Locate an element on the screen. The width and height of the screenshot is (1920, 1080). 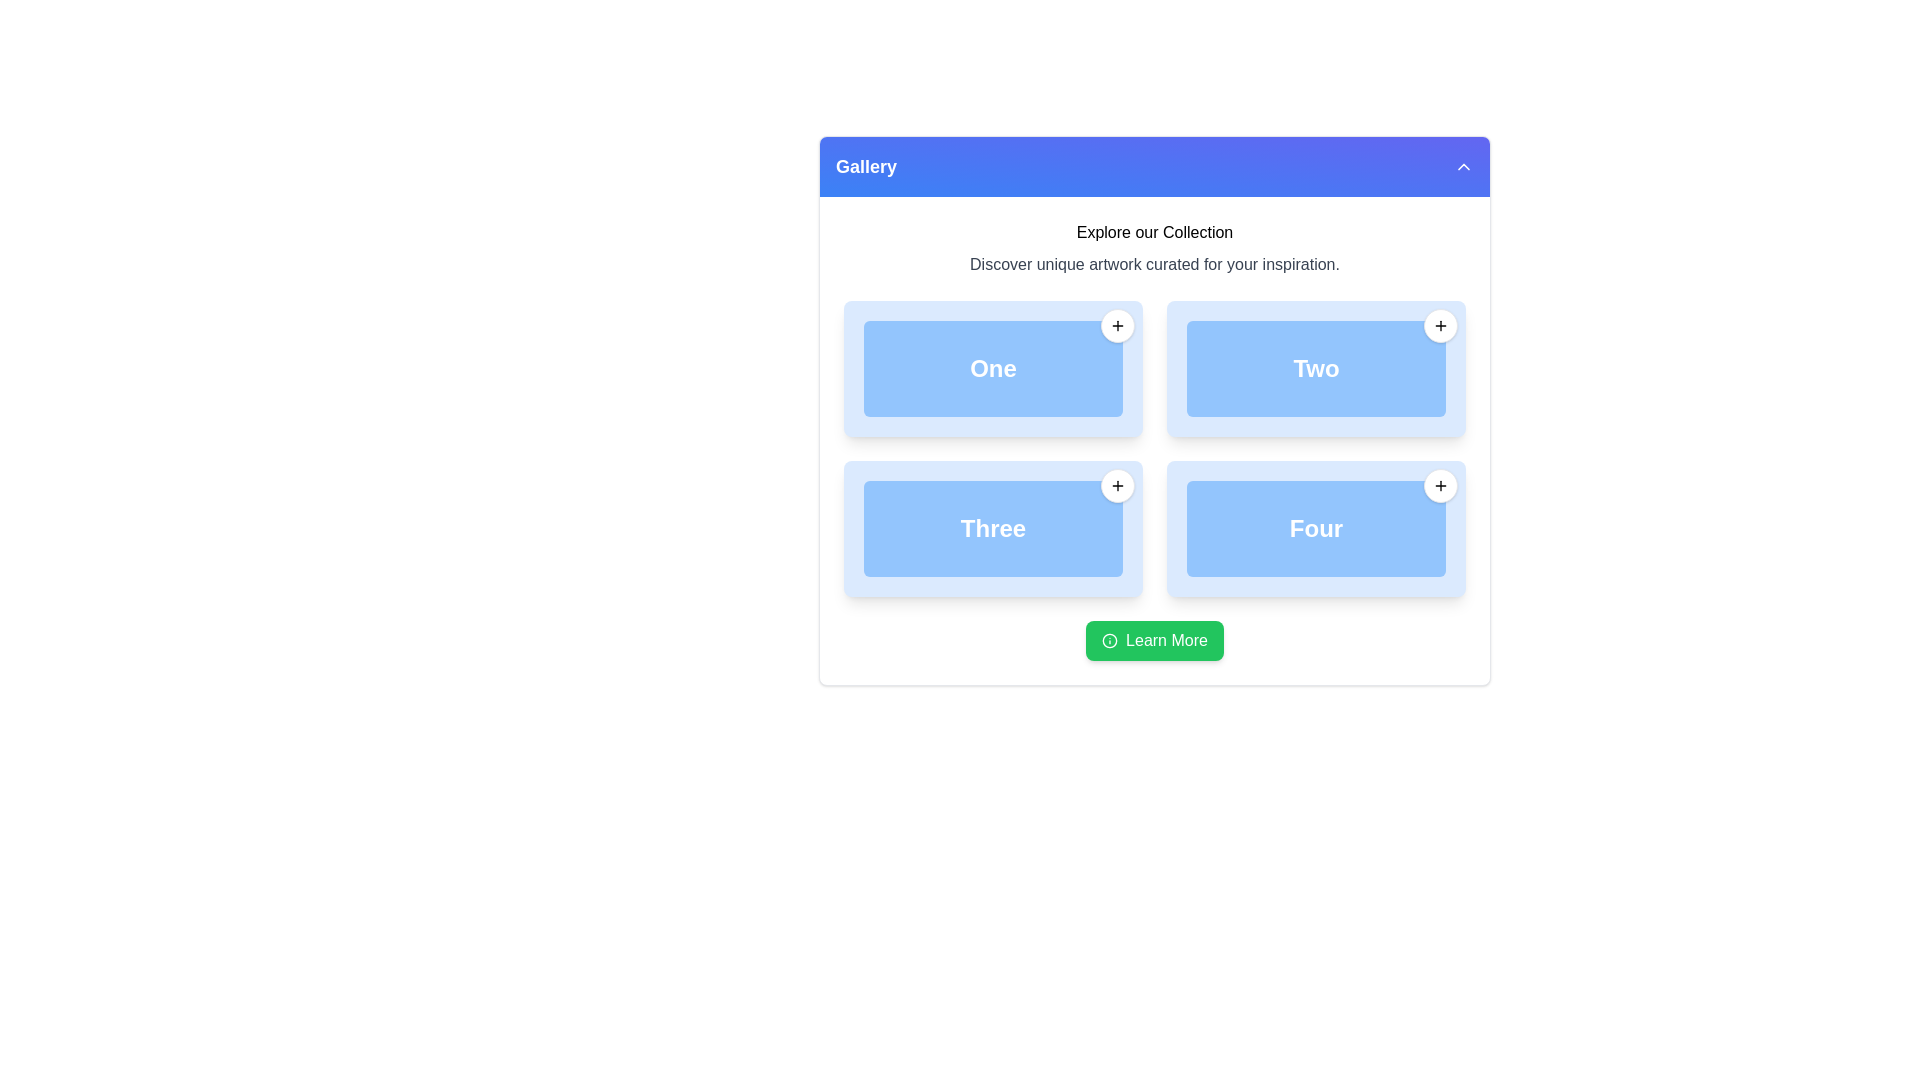
the plus icon inside the circular white button located at the top-right corner of the blue rectangular card labeled 'Two' is located at coordinates (1440, 325).